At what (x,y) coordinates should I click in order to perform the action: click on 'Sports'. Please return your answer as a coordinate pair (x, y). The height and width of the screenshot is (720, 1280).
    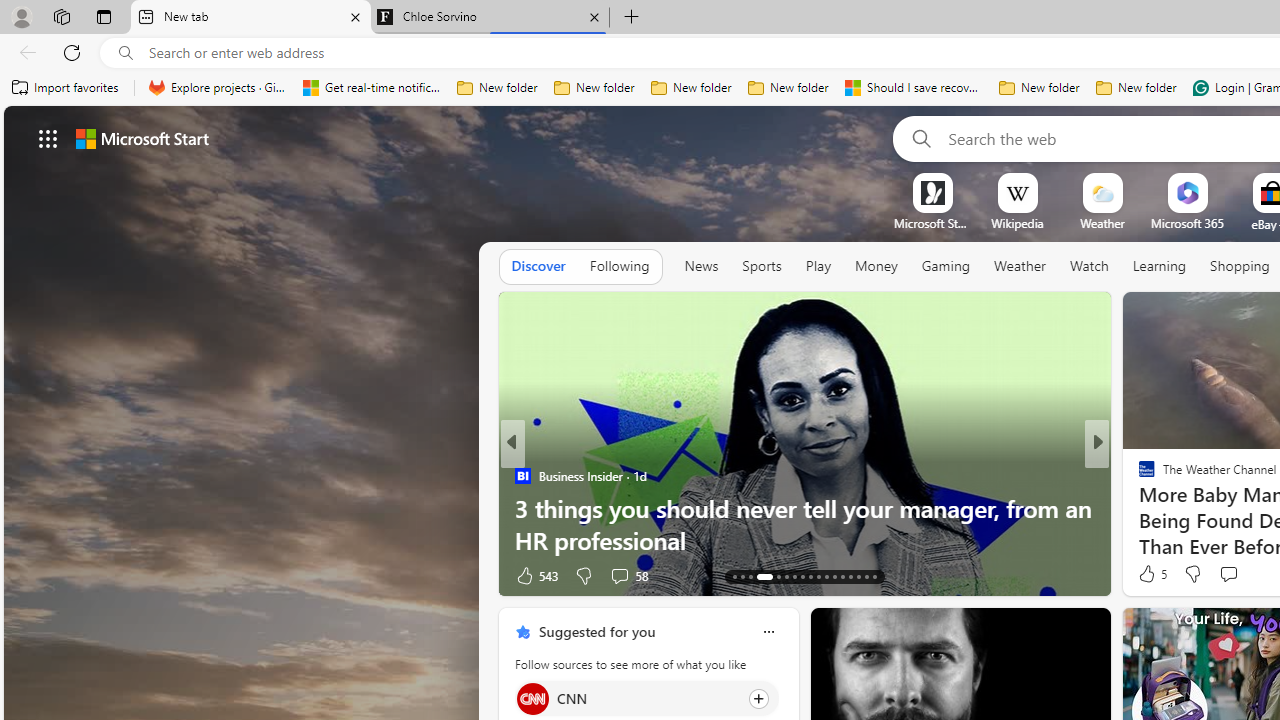
    Looking at the image, I should click on (760, 265).